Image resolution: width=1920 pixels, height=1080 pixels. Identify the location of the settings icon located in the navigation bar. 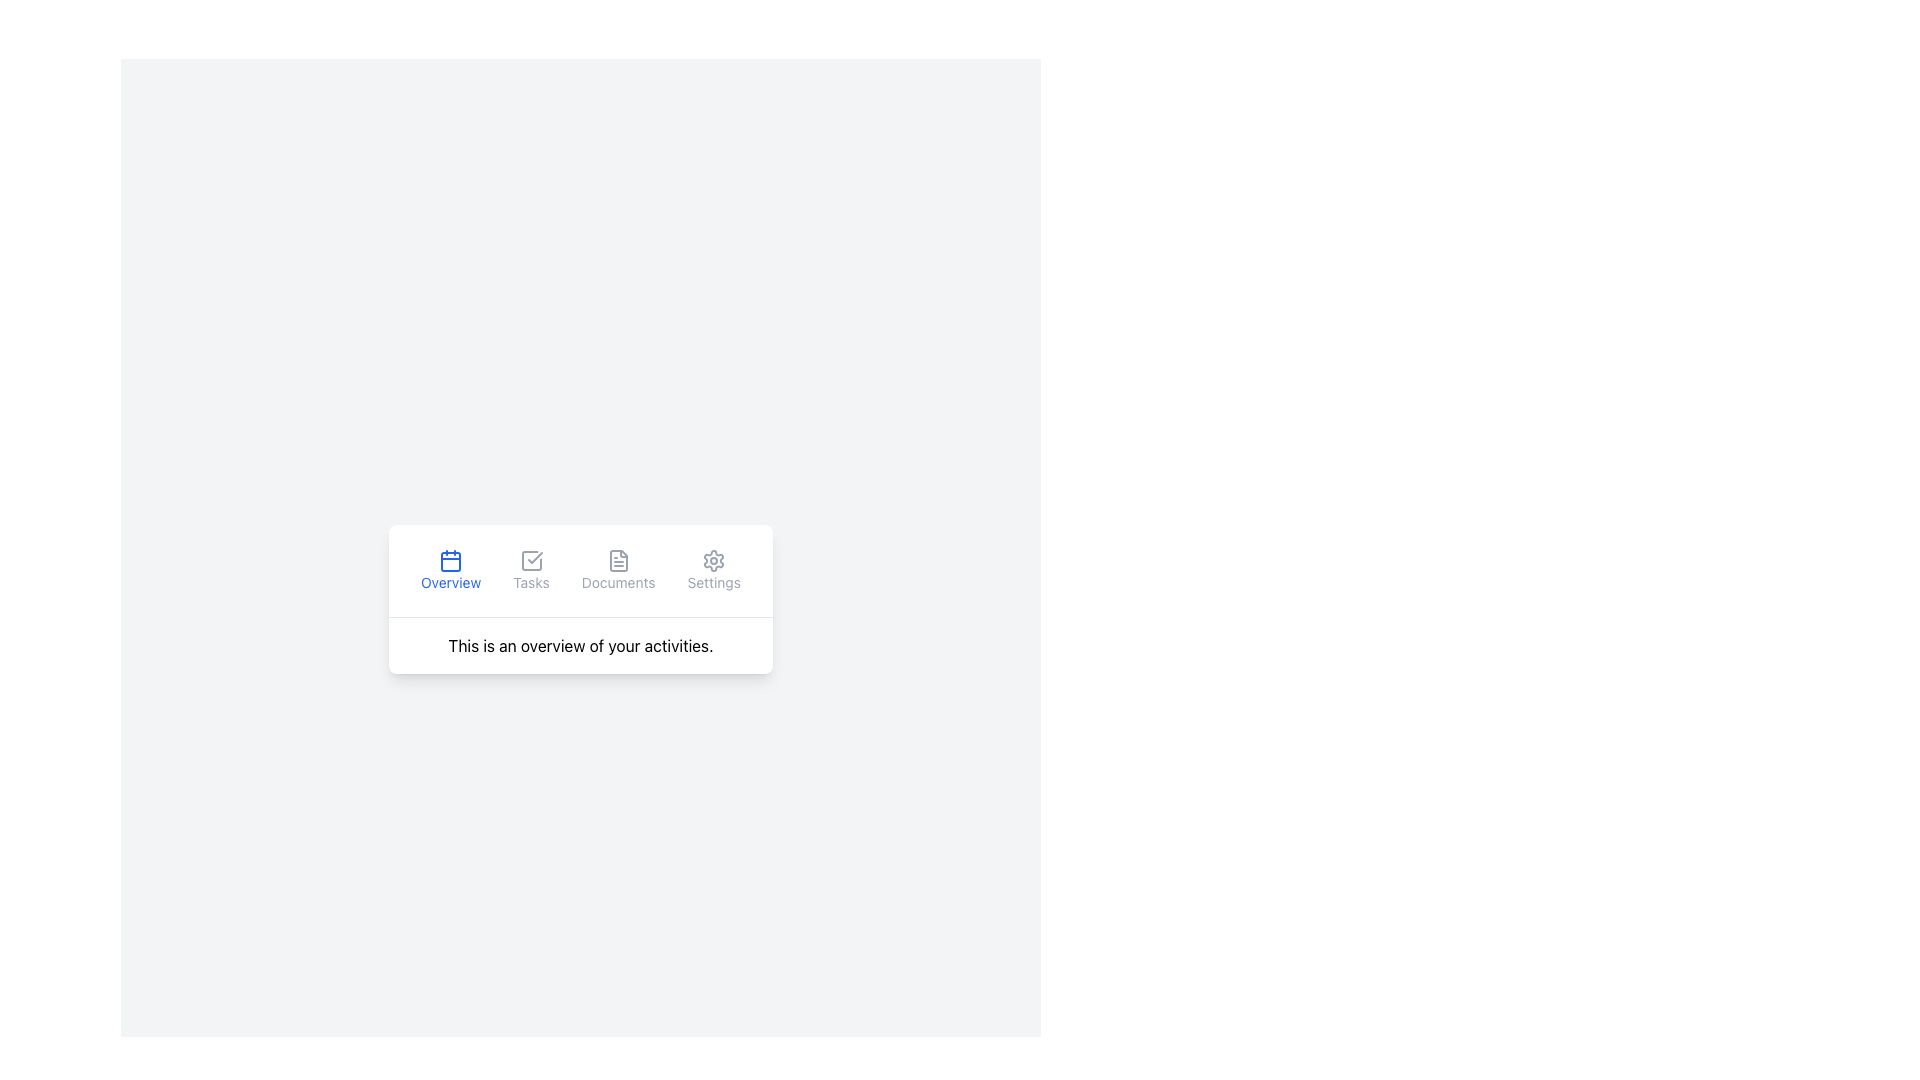
(714, 559).